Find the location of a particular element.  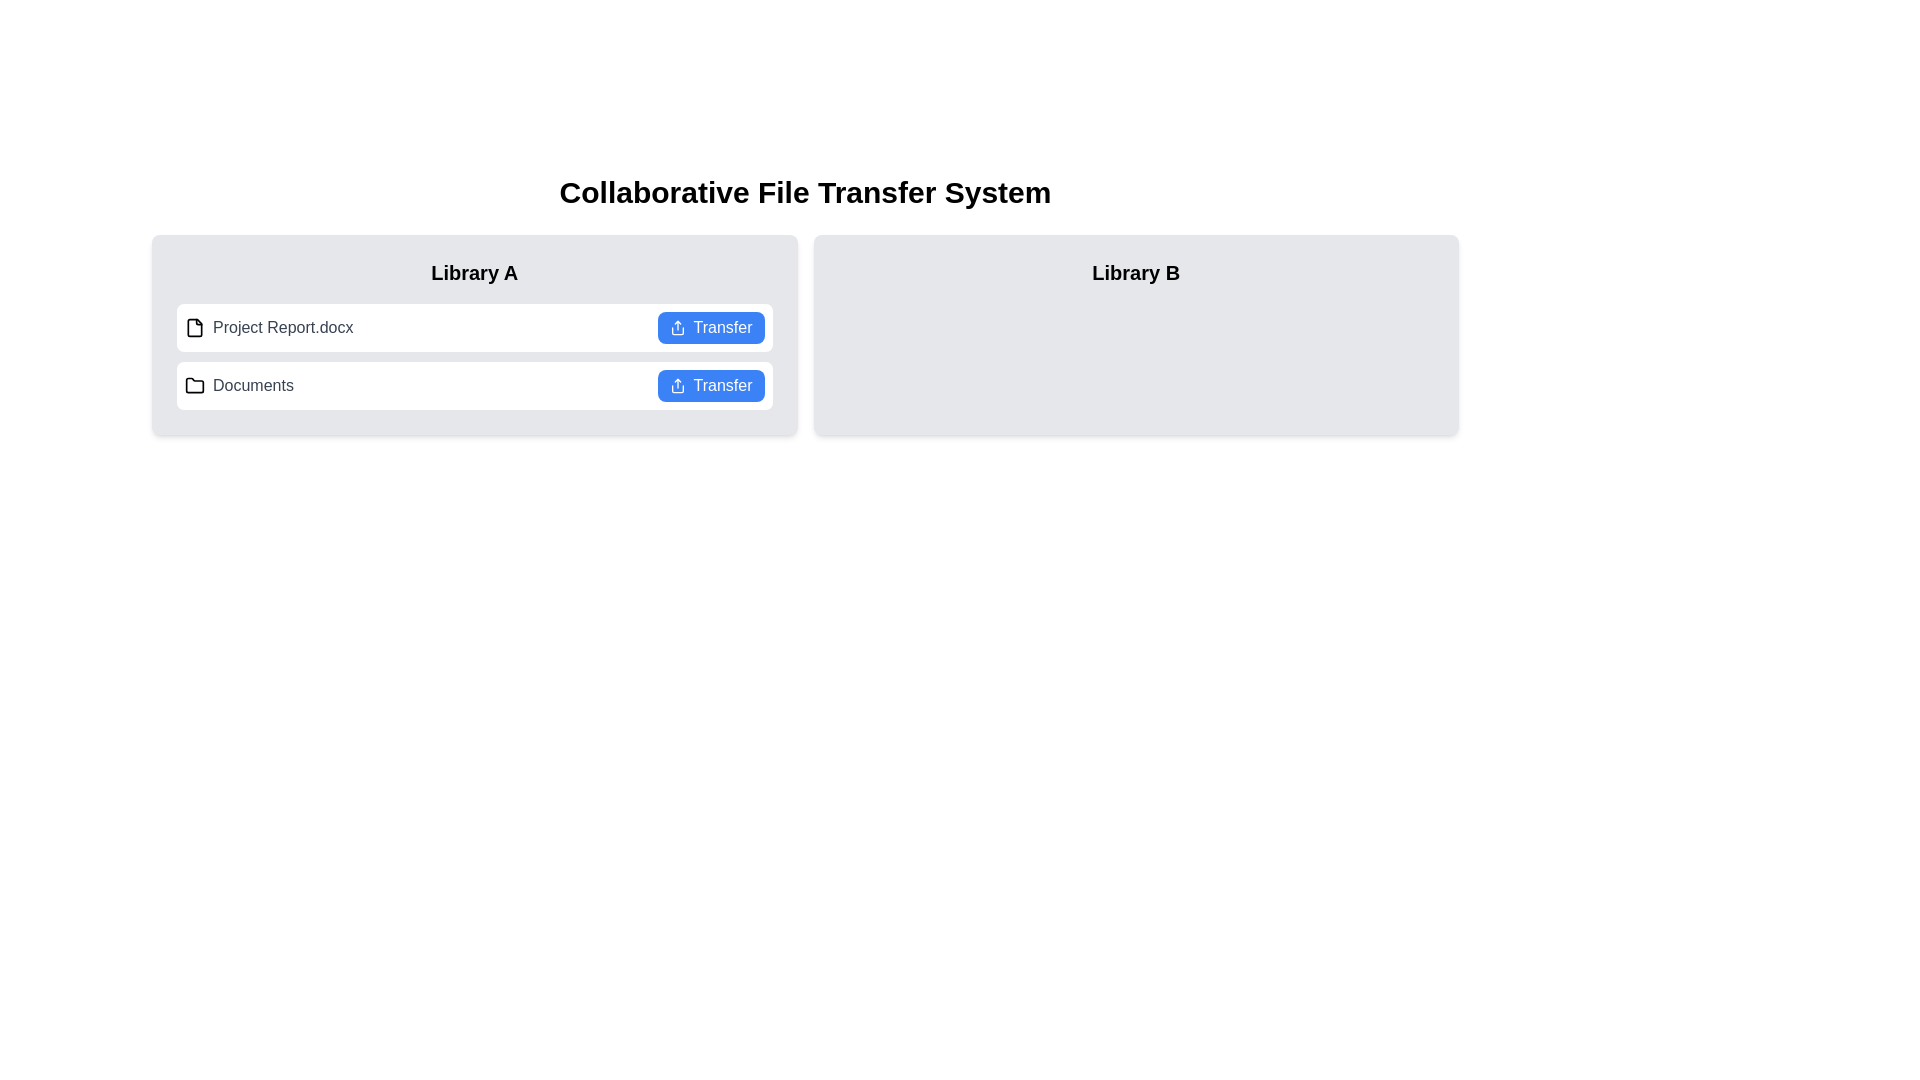

the transfer button located at the top right corner of the row for the file 'Project Report.docx' to initiate the transfer action is located at coordinates (710, 326).